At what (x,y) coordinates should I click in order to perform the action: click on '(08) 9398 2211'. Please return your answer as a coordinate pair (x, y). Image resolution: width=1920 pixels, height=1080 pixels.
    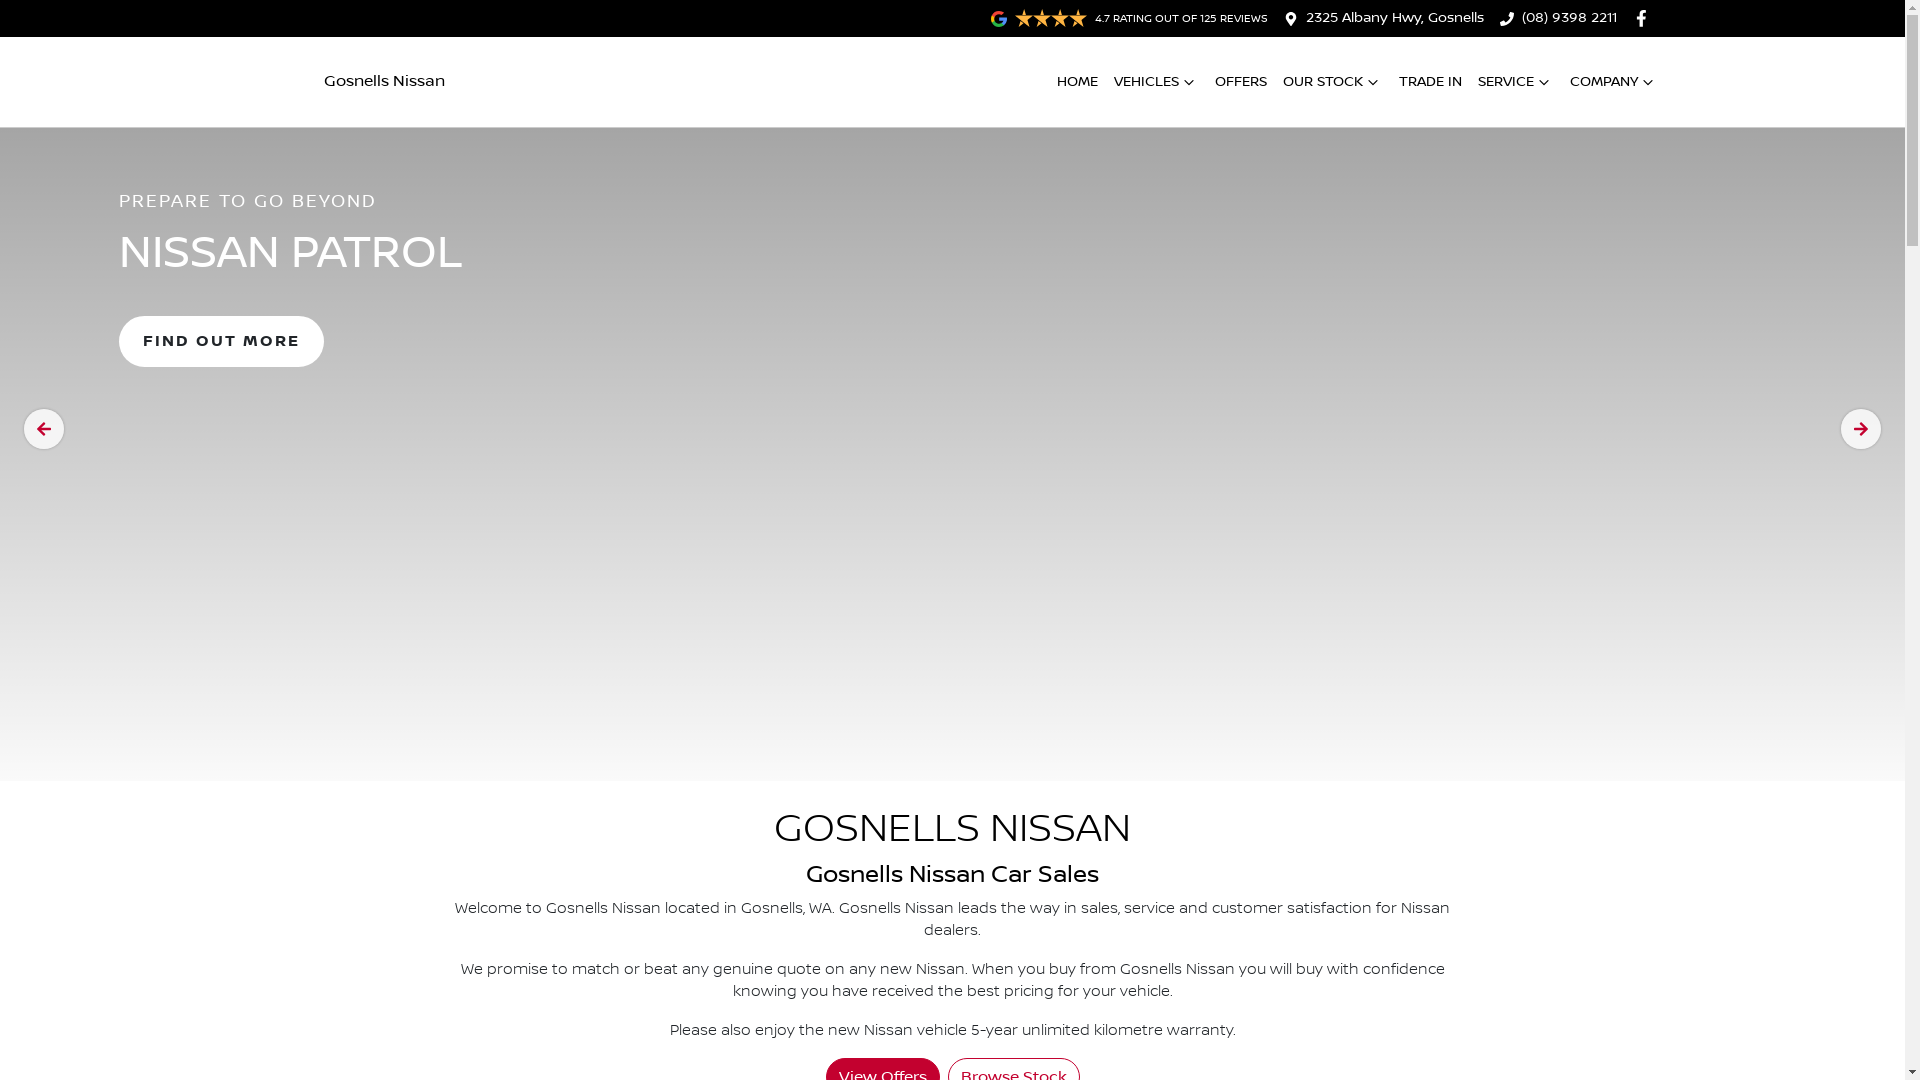
    Looking at the image, I should click on (1568, 18).